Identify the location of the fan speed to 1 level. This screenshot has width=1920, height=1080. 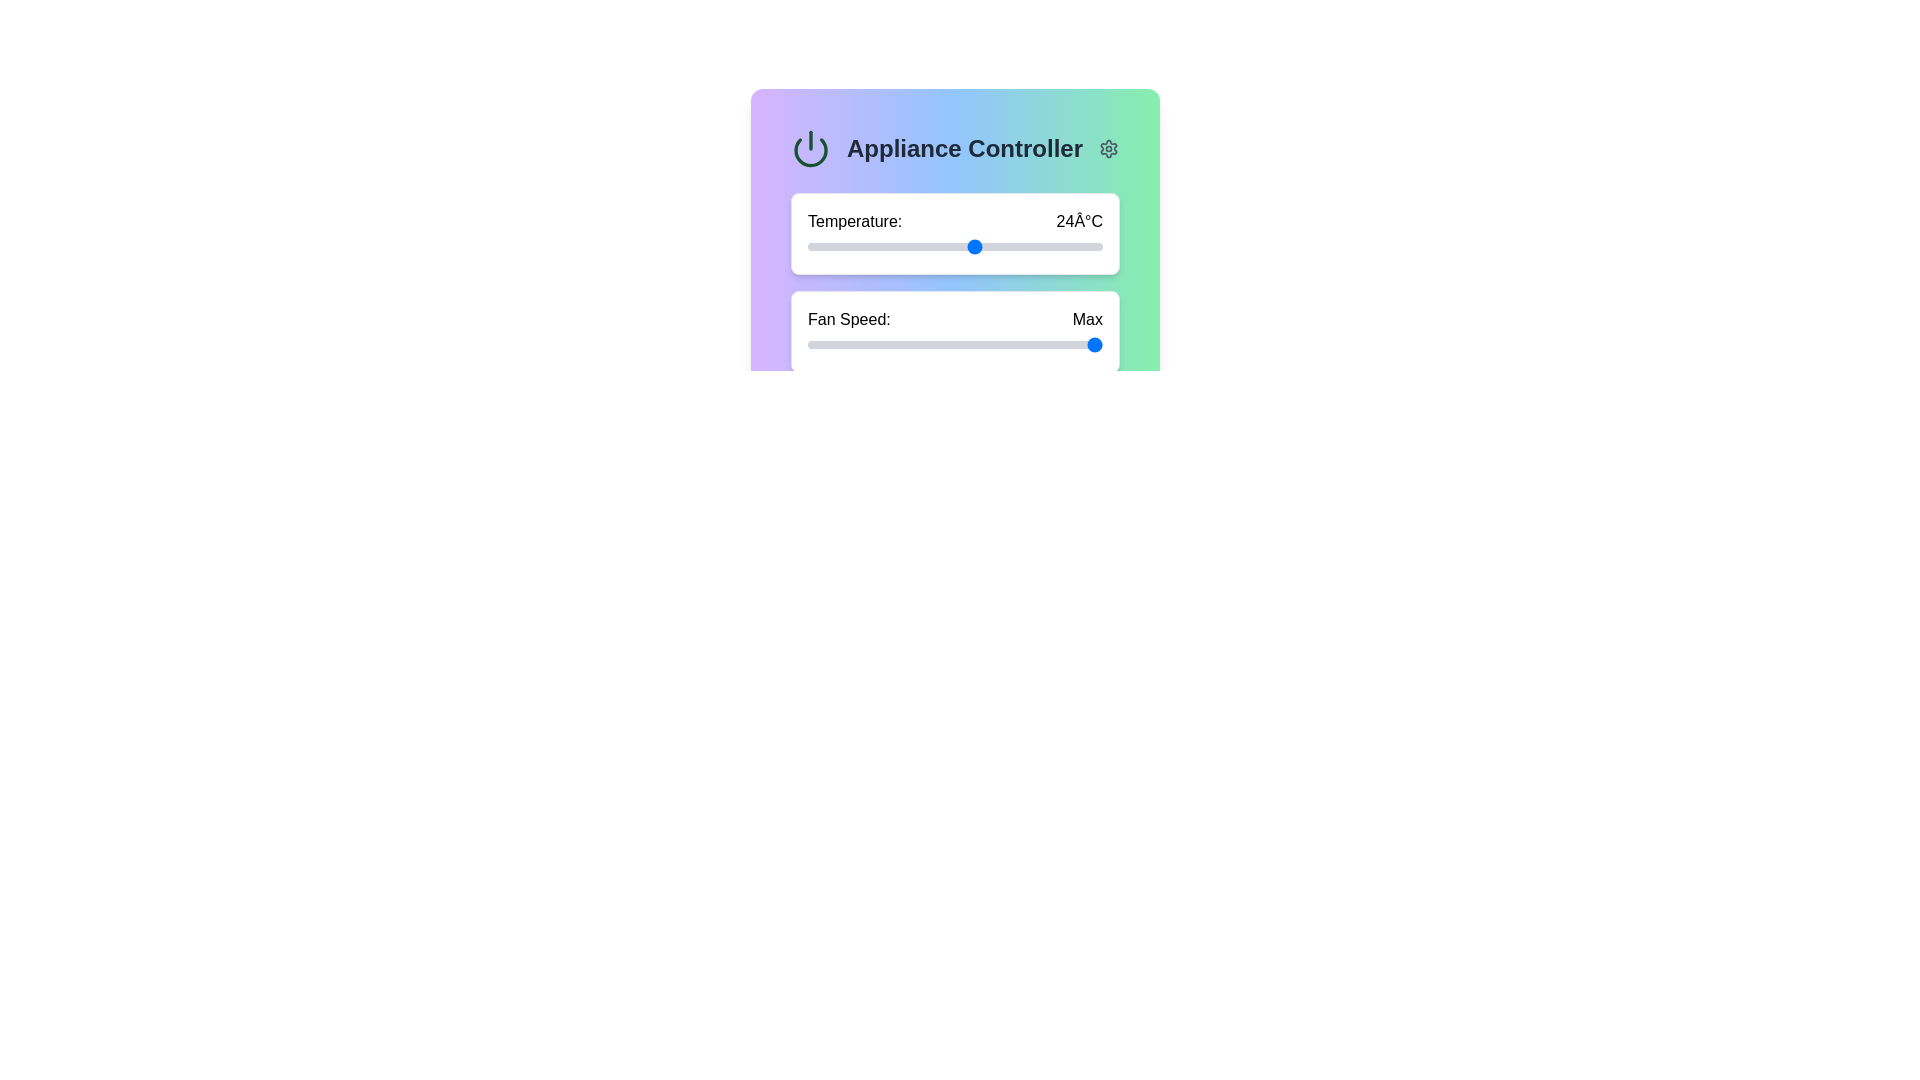
(905, 343).